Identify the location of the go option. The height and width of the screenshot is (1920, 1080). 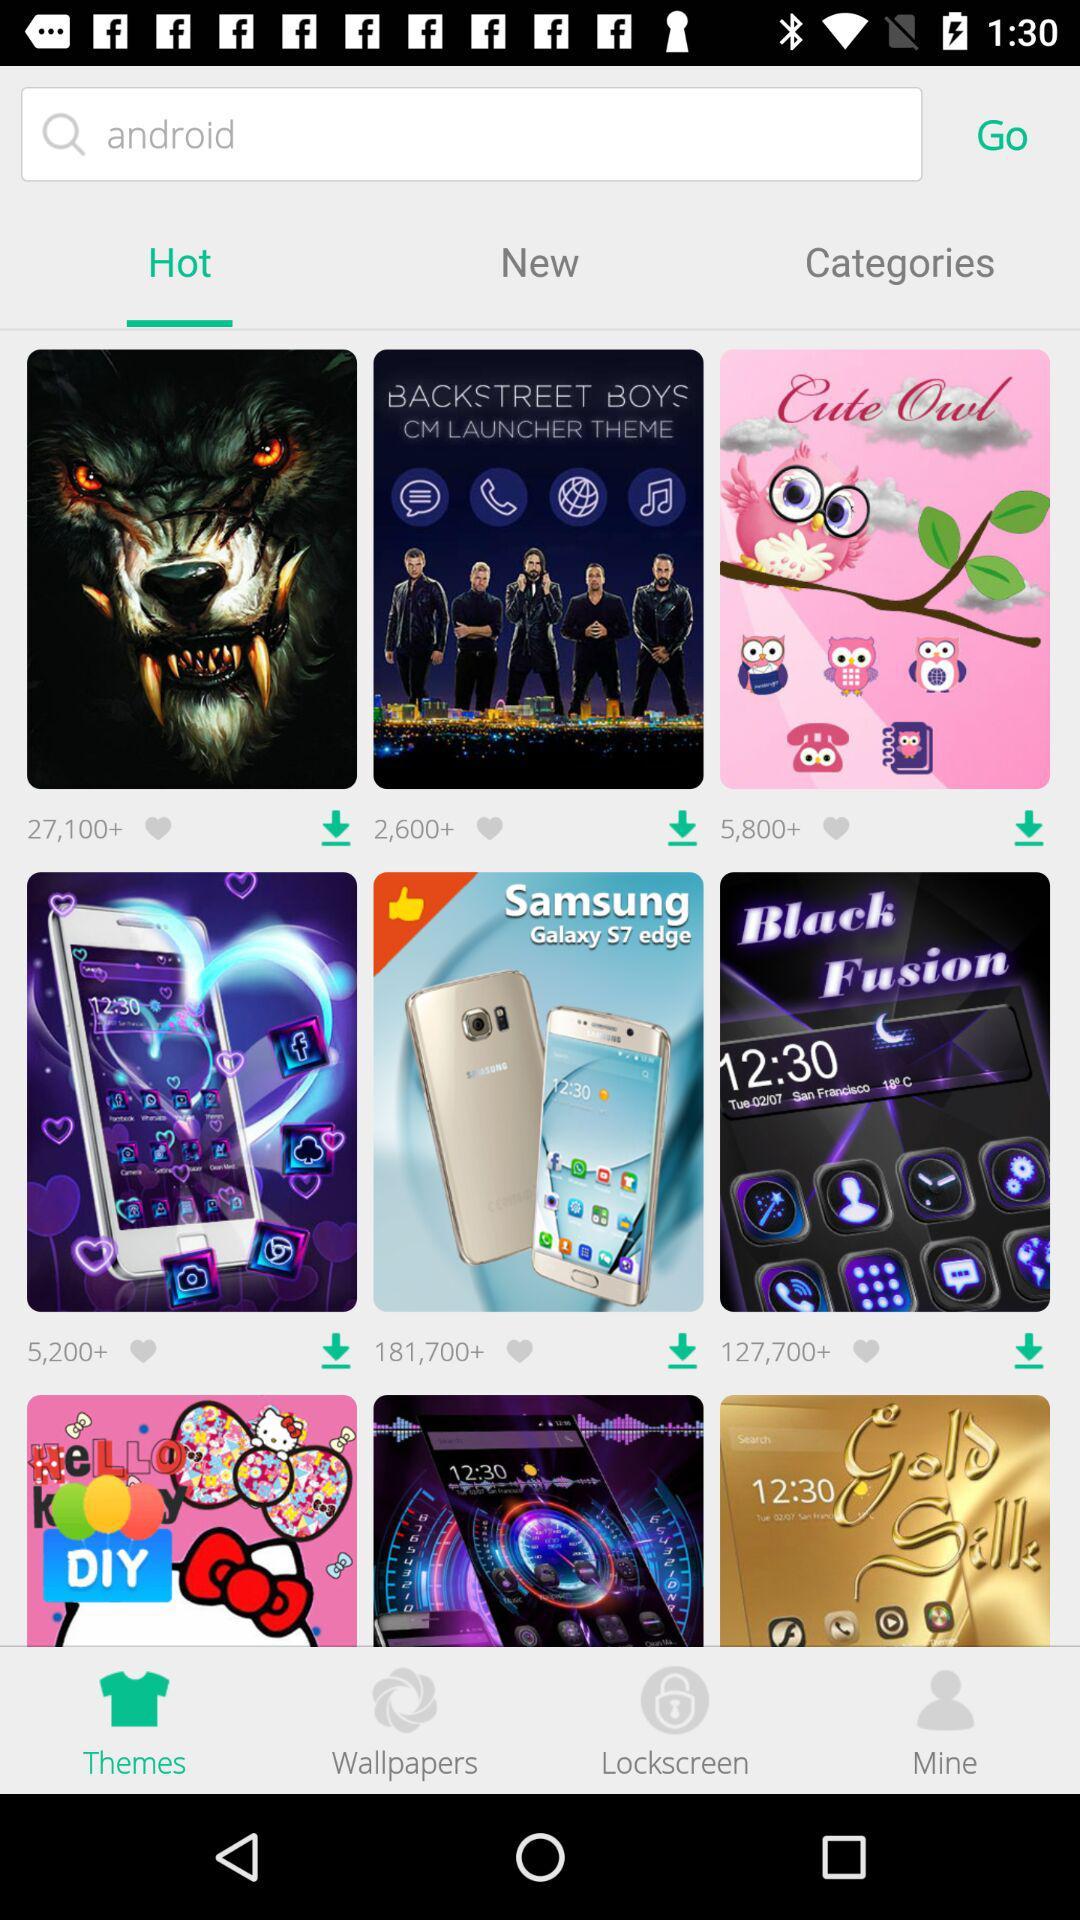
(1001, 133).